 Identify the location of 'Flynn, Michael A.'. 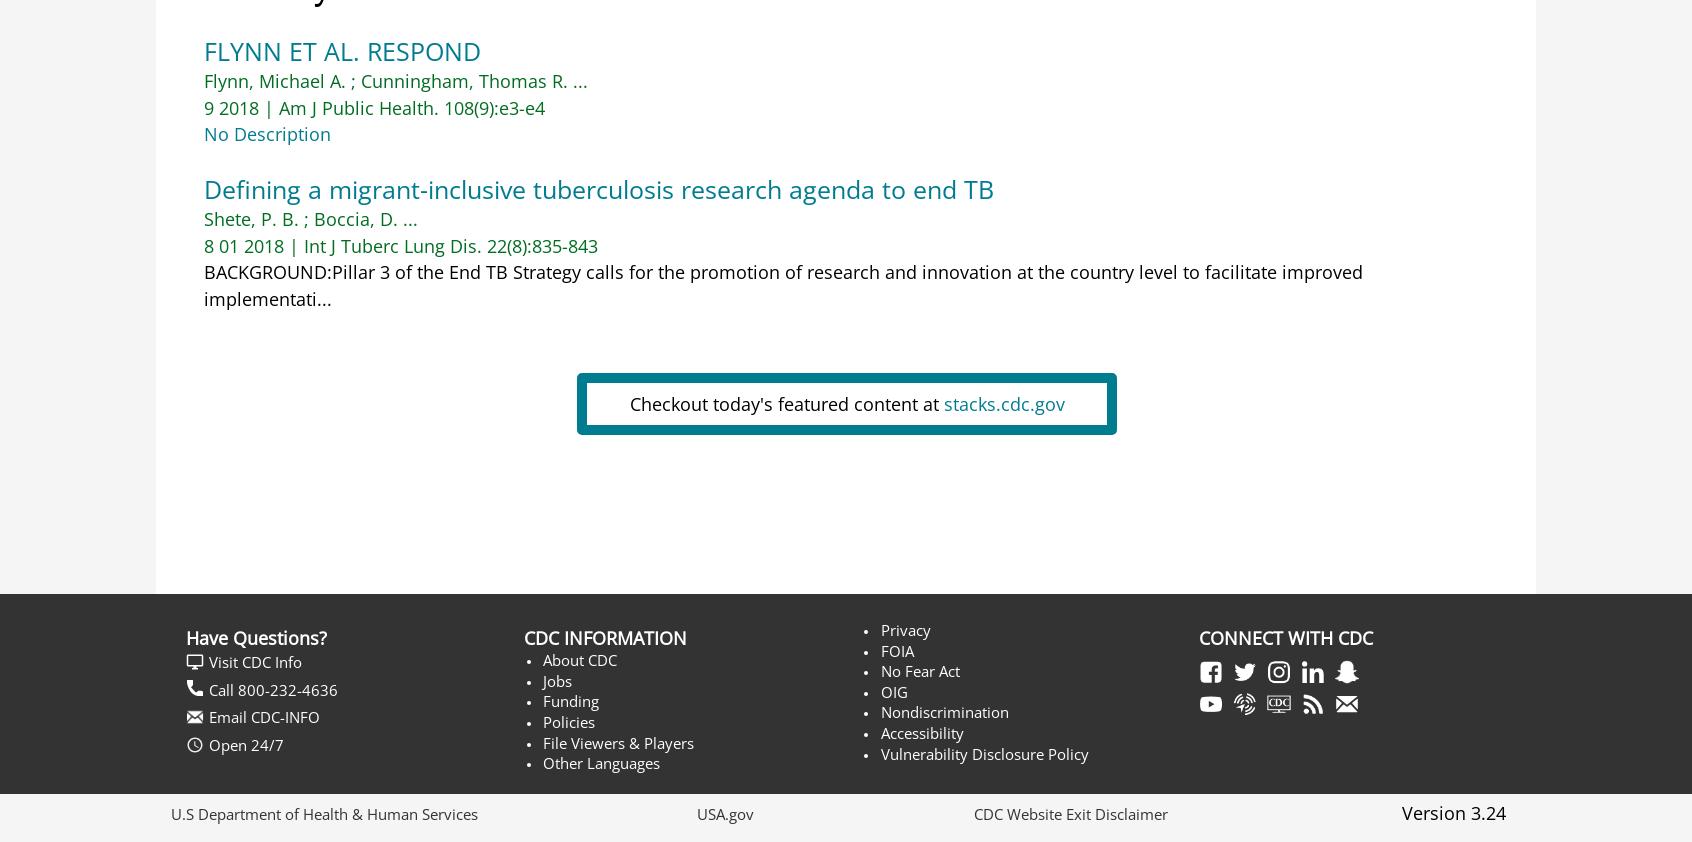
(273, 80).